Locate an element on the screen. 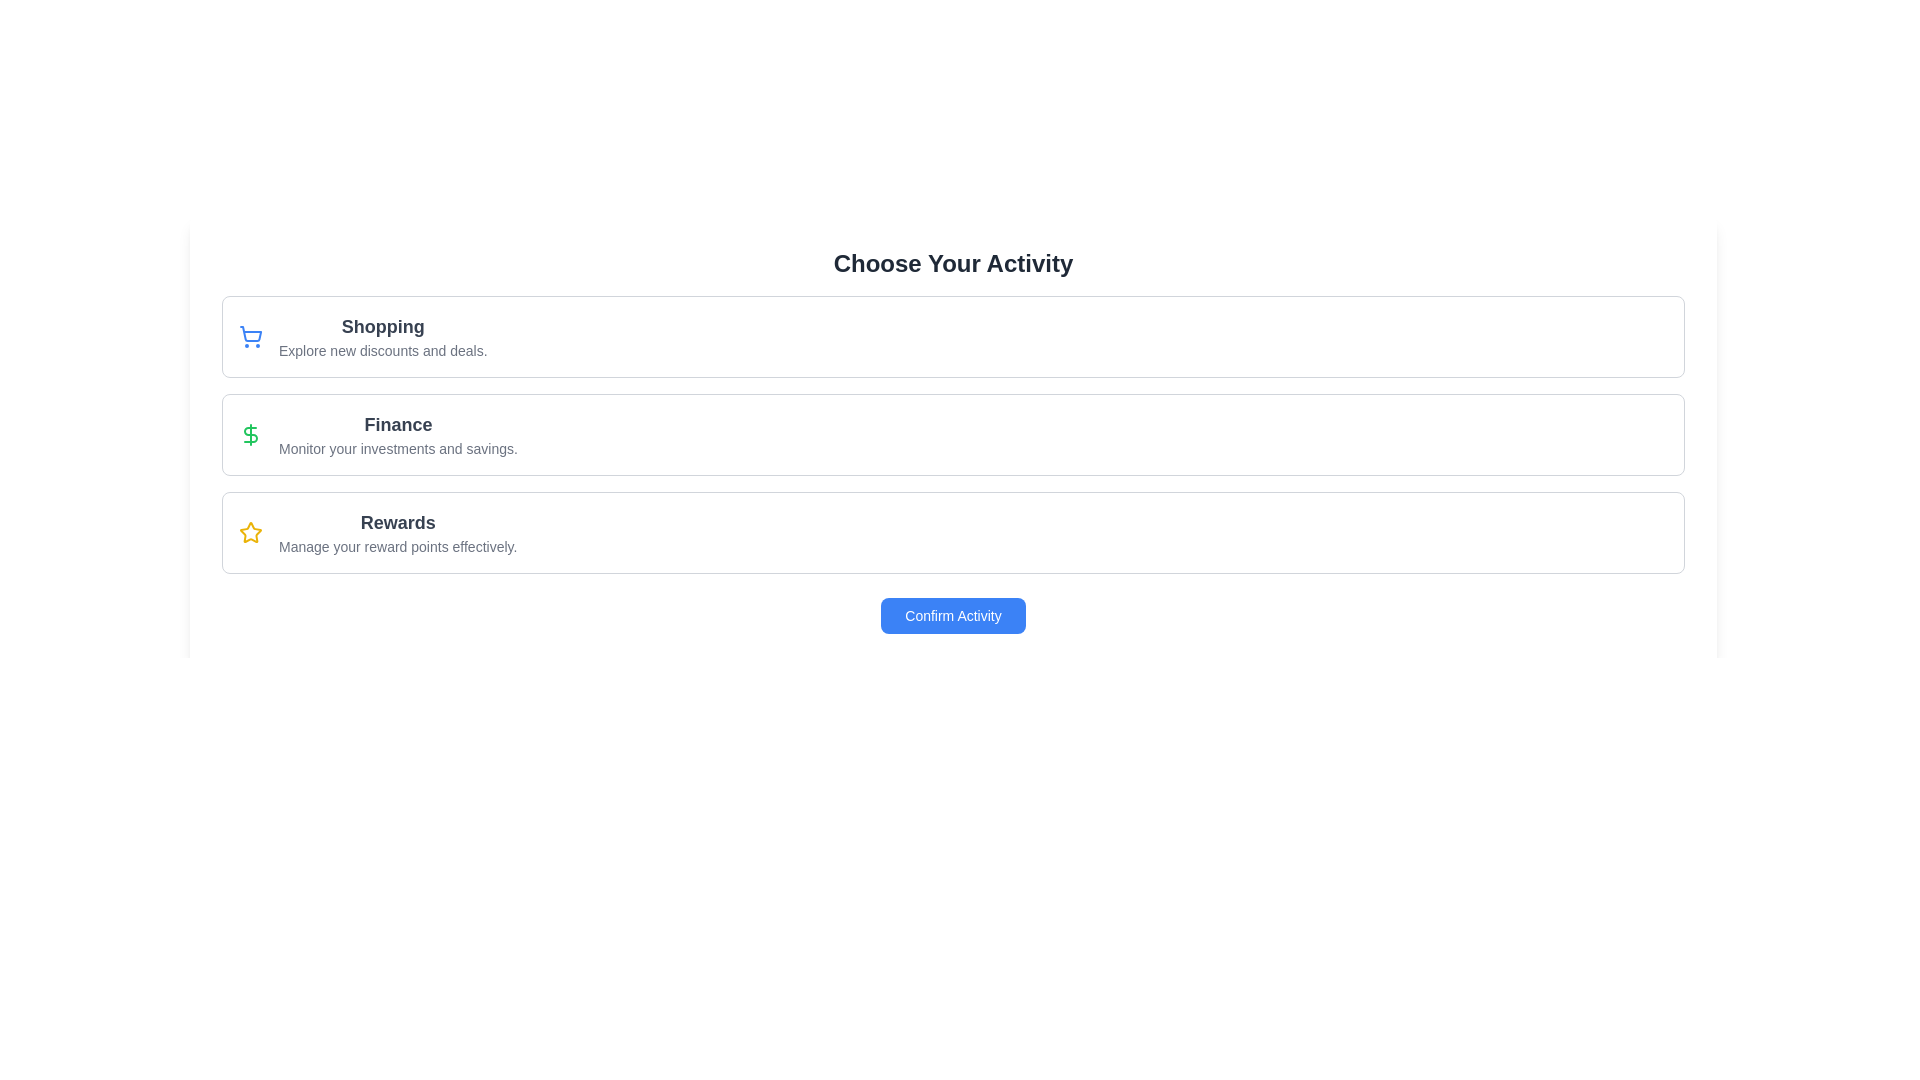 This screenshot has height=1080, width=1920. the star-shaped icon with a yellow outline and white fill, positioned near the 'Rewards' label at the bottom-most part of the UI is located at coordinates (249, 531).